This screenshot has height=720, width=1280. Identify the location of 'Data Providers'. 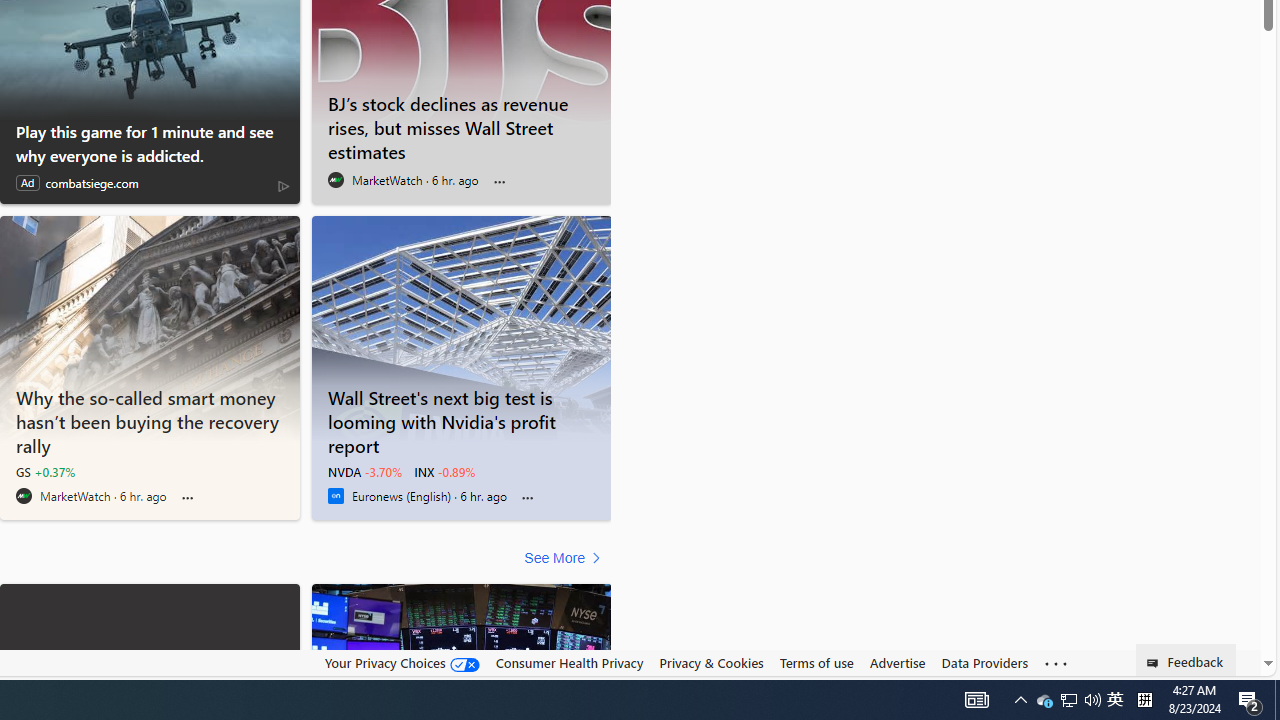
(984, 663).